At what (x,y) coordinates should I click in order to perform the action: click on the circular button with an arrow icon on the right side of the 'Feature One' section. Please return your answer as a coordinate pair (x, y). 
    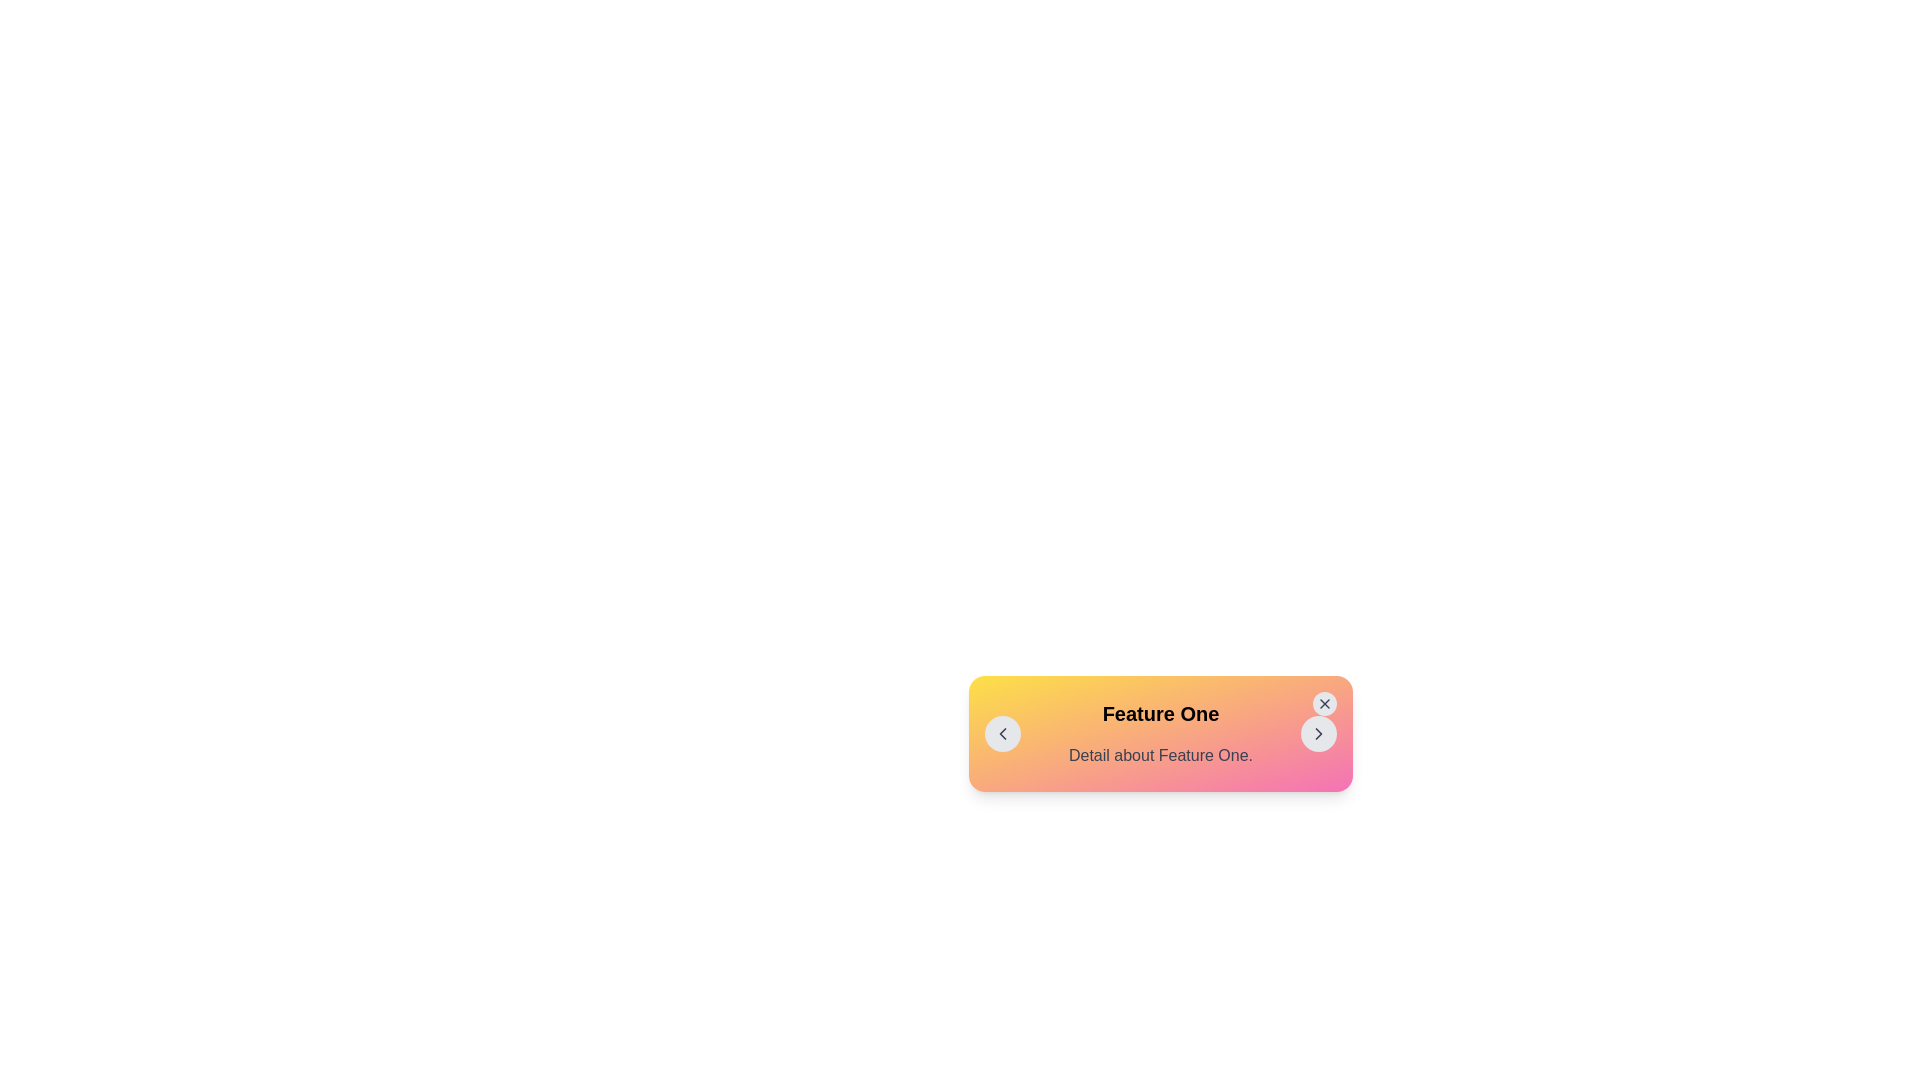
    Looking at the image, I should click on (1319, 733).